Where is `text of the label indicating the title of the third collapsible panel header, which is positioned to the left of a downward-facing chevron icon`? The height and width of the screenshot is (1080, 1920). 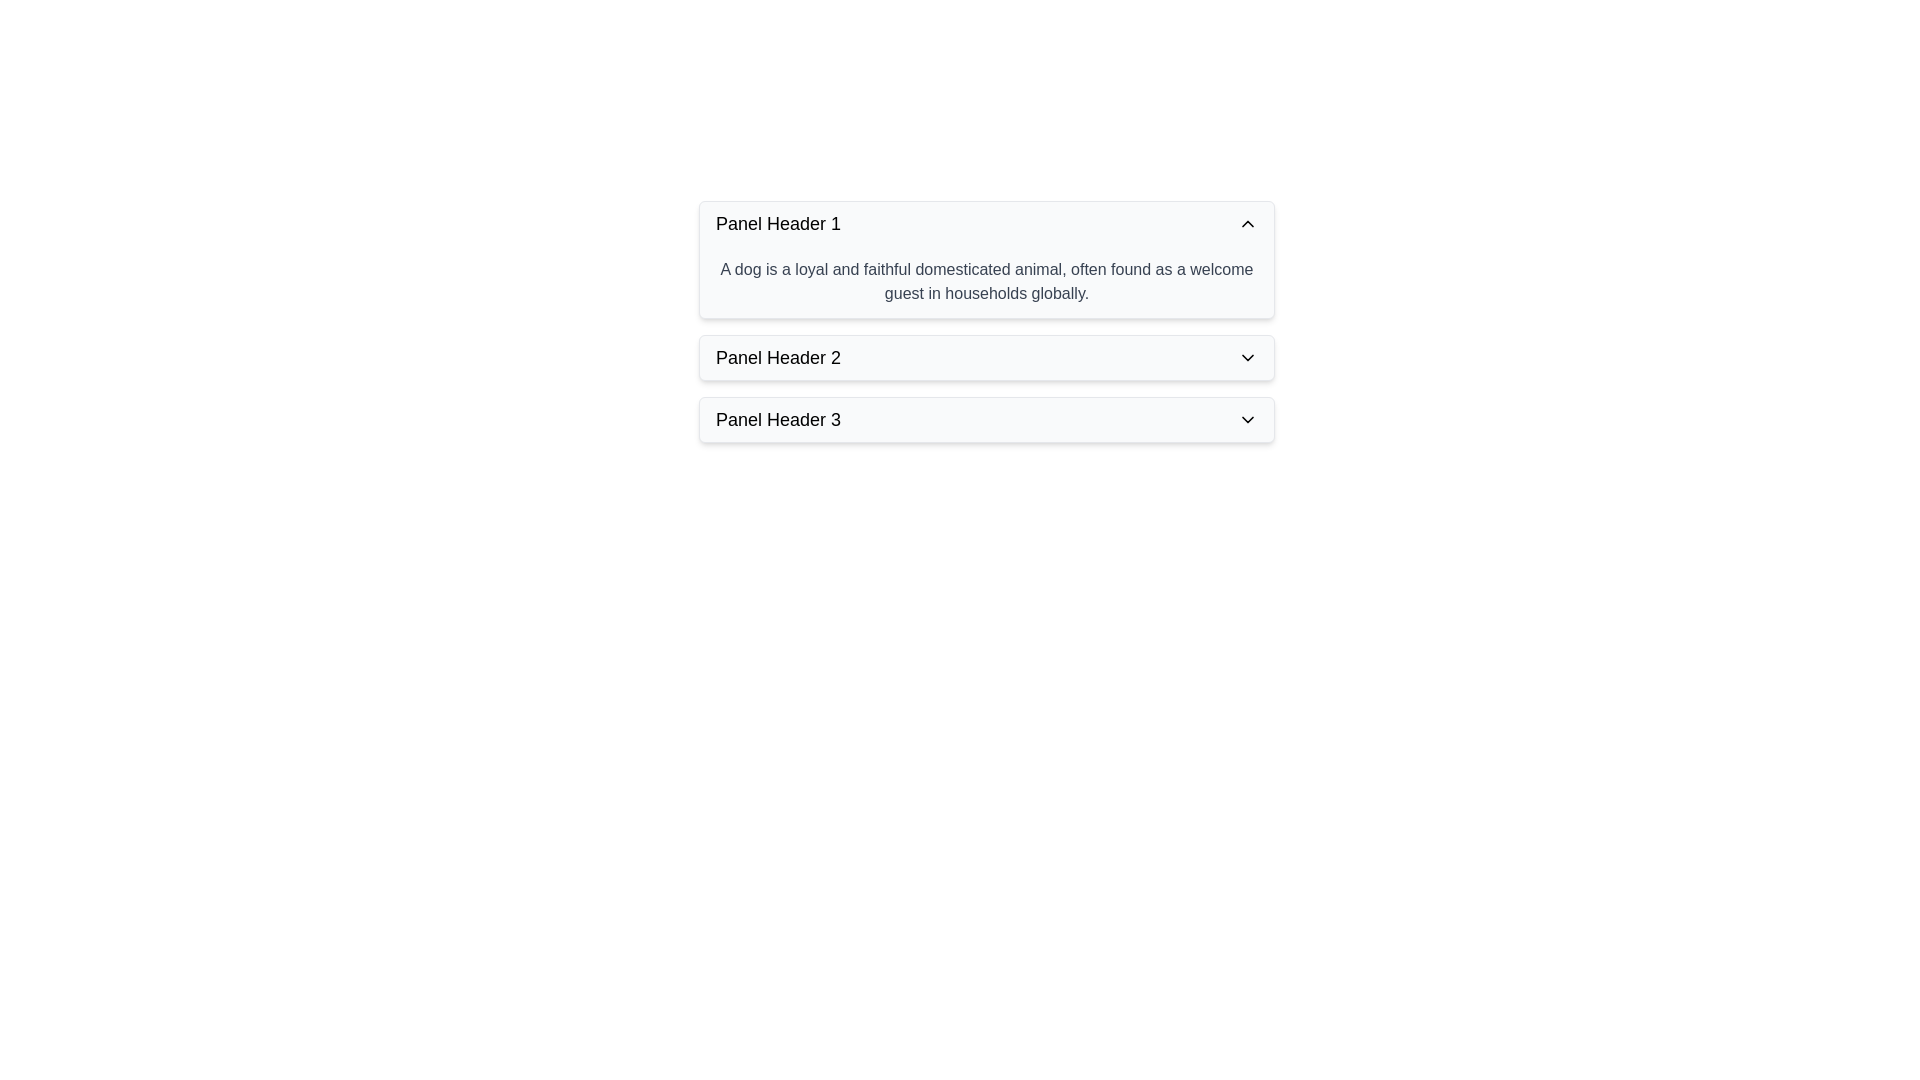 text of the label indicating the title of the third collapsible panel header, which is positioned to the left of a downward-facing chevron icon is located at coordinates (777, 419).